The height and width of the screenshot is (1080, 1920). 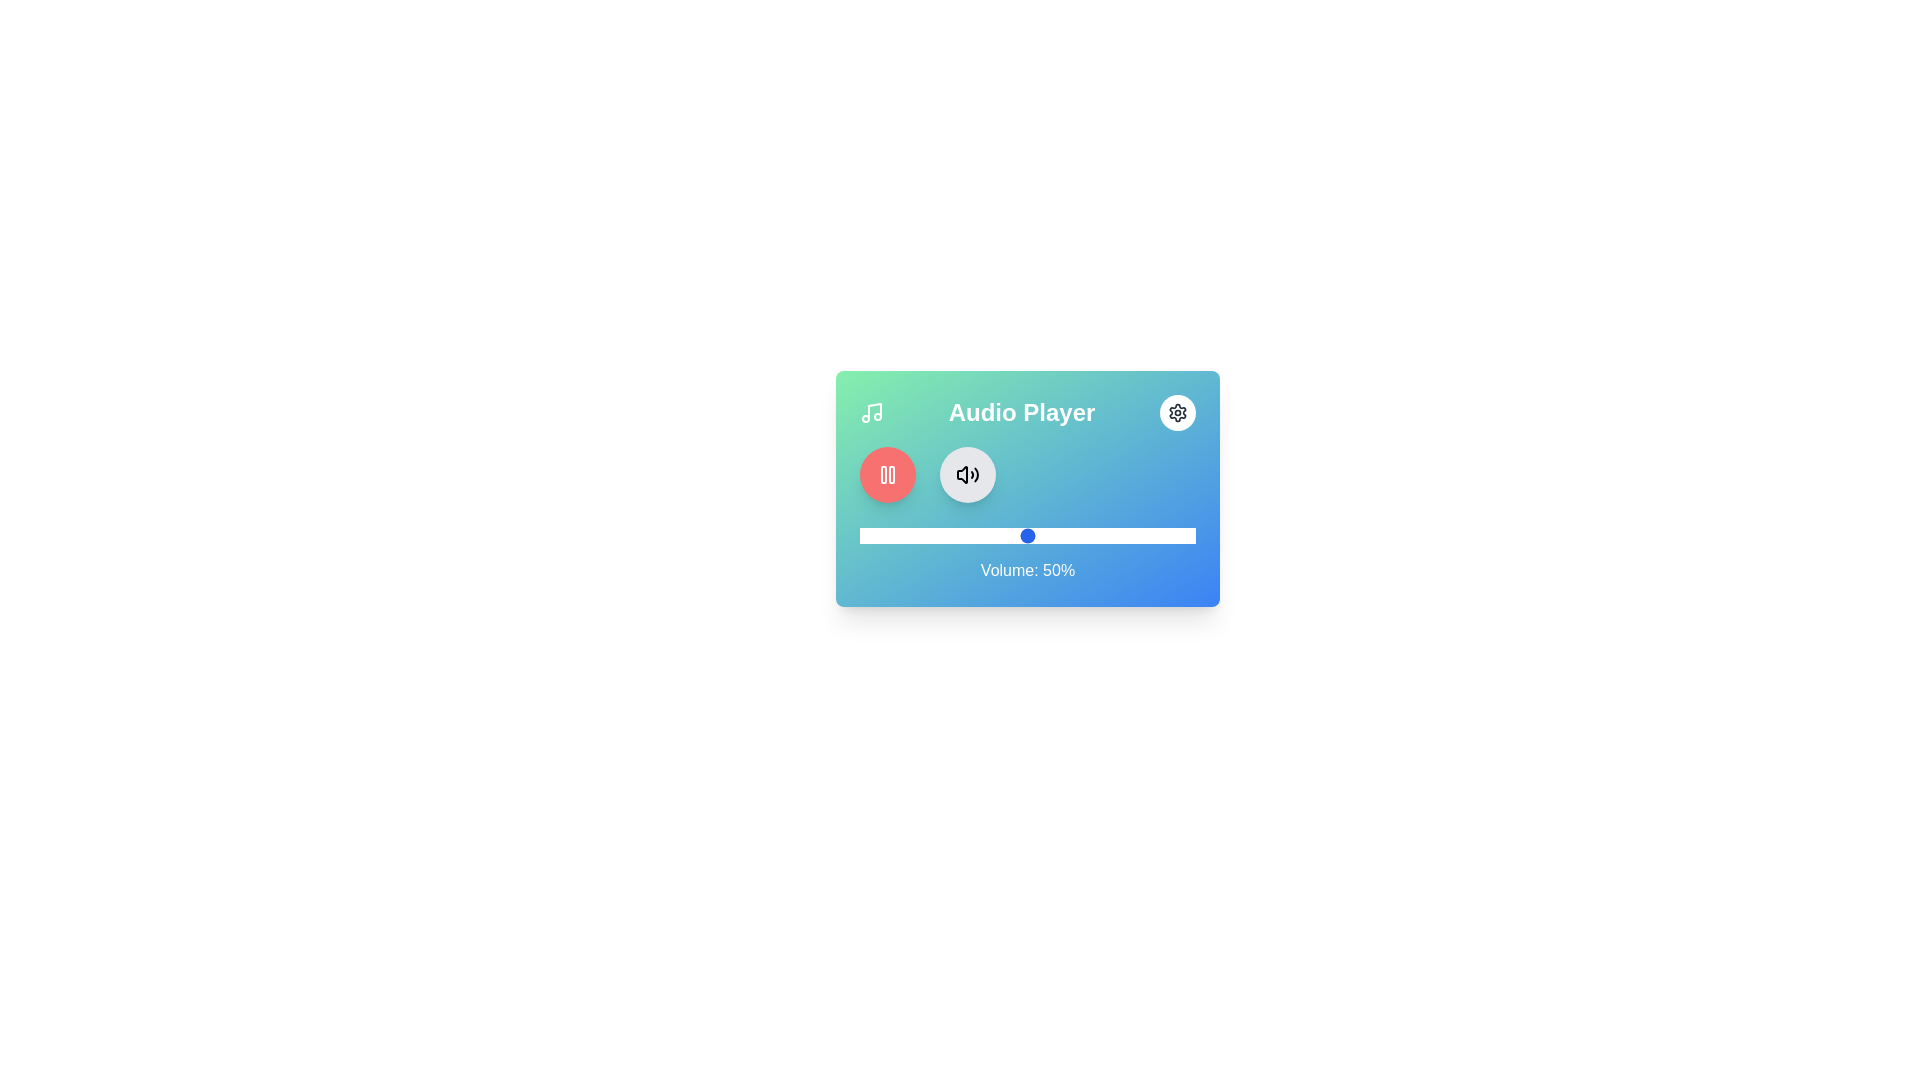 What do you see at coordinates (887, 474) in the screenshot?
I see `the circular red button with a white pause icon located within the 'Audio Player' component` at bounding box center [887, 474].